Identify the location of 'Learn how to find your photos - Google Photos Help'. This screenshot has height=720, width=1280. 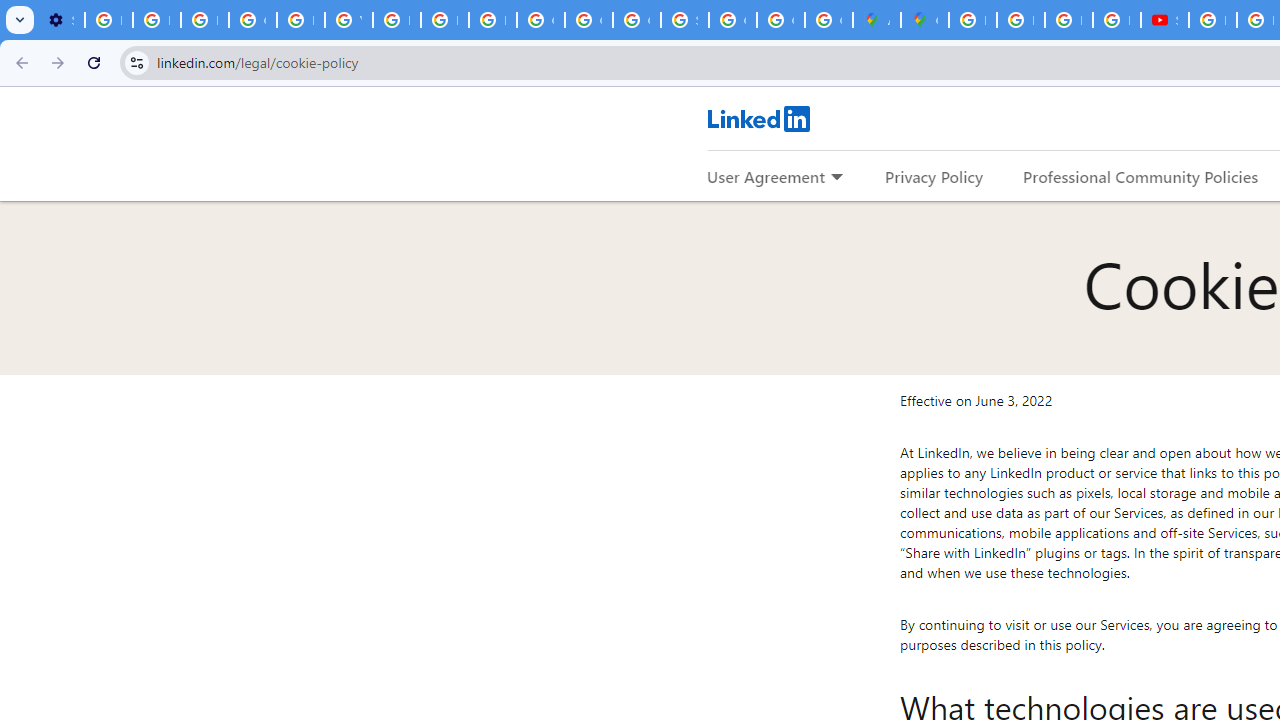
(155, 20).